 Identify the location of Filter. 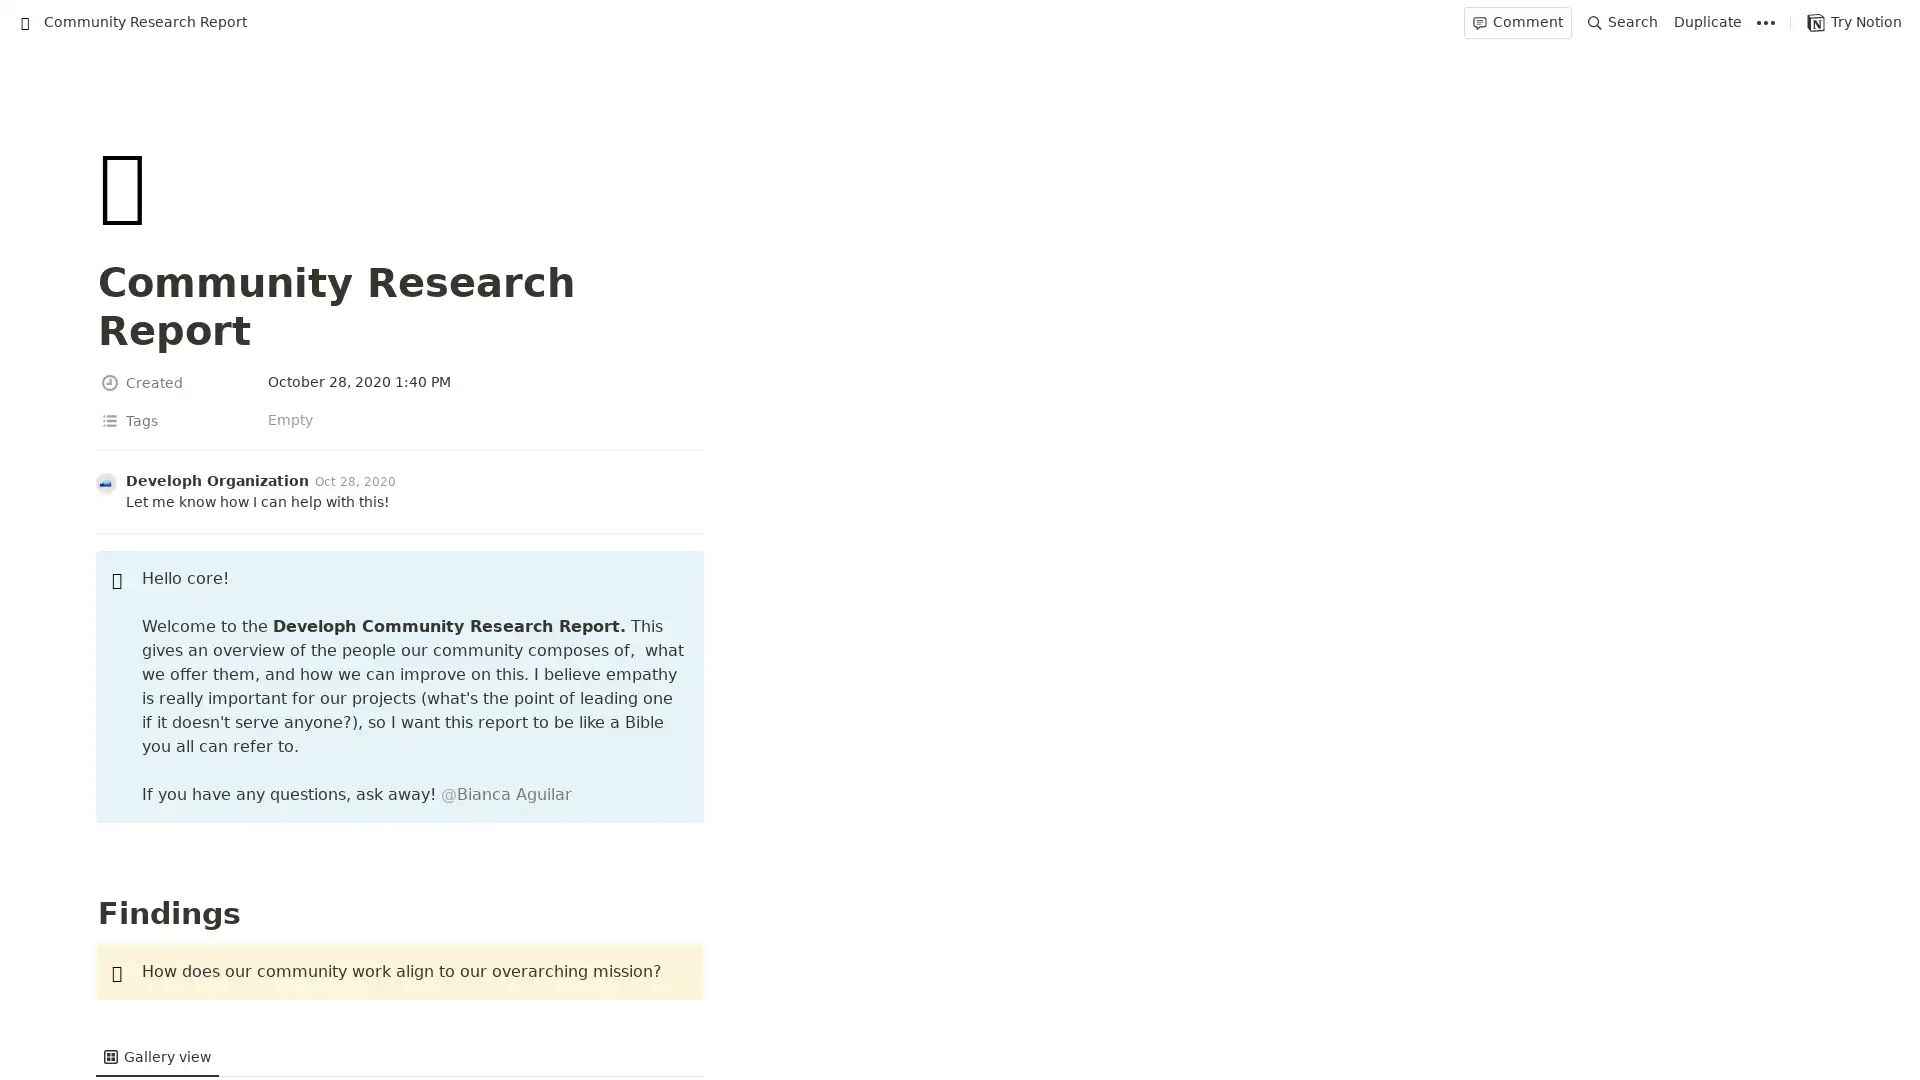
(1696, 913).